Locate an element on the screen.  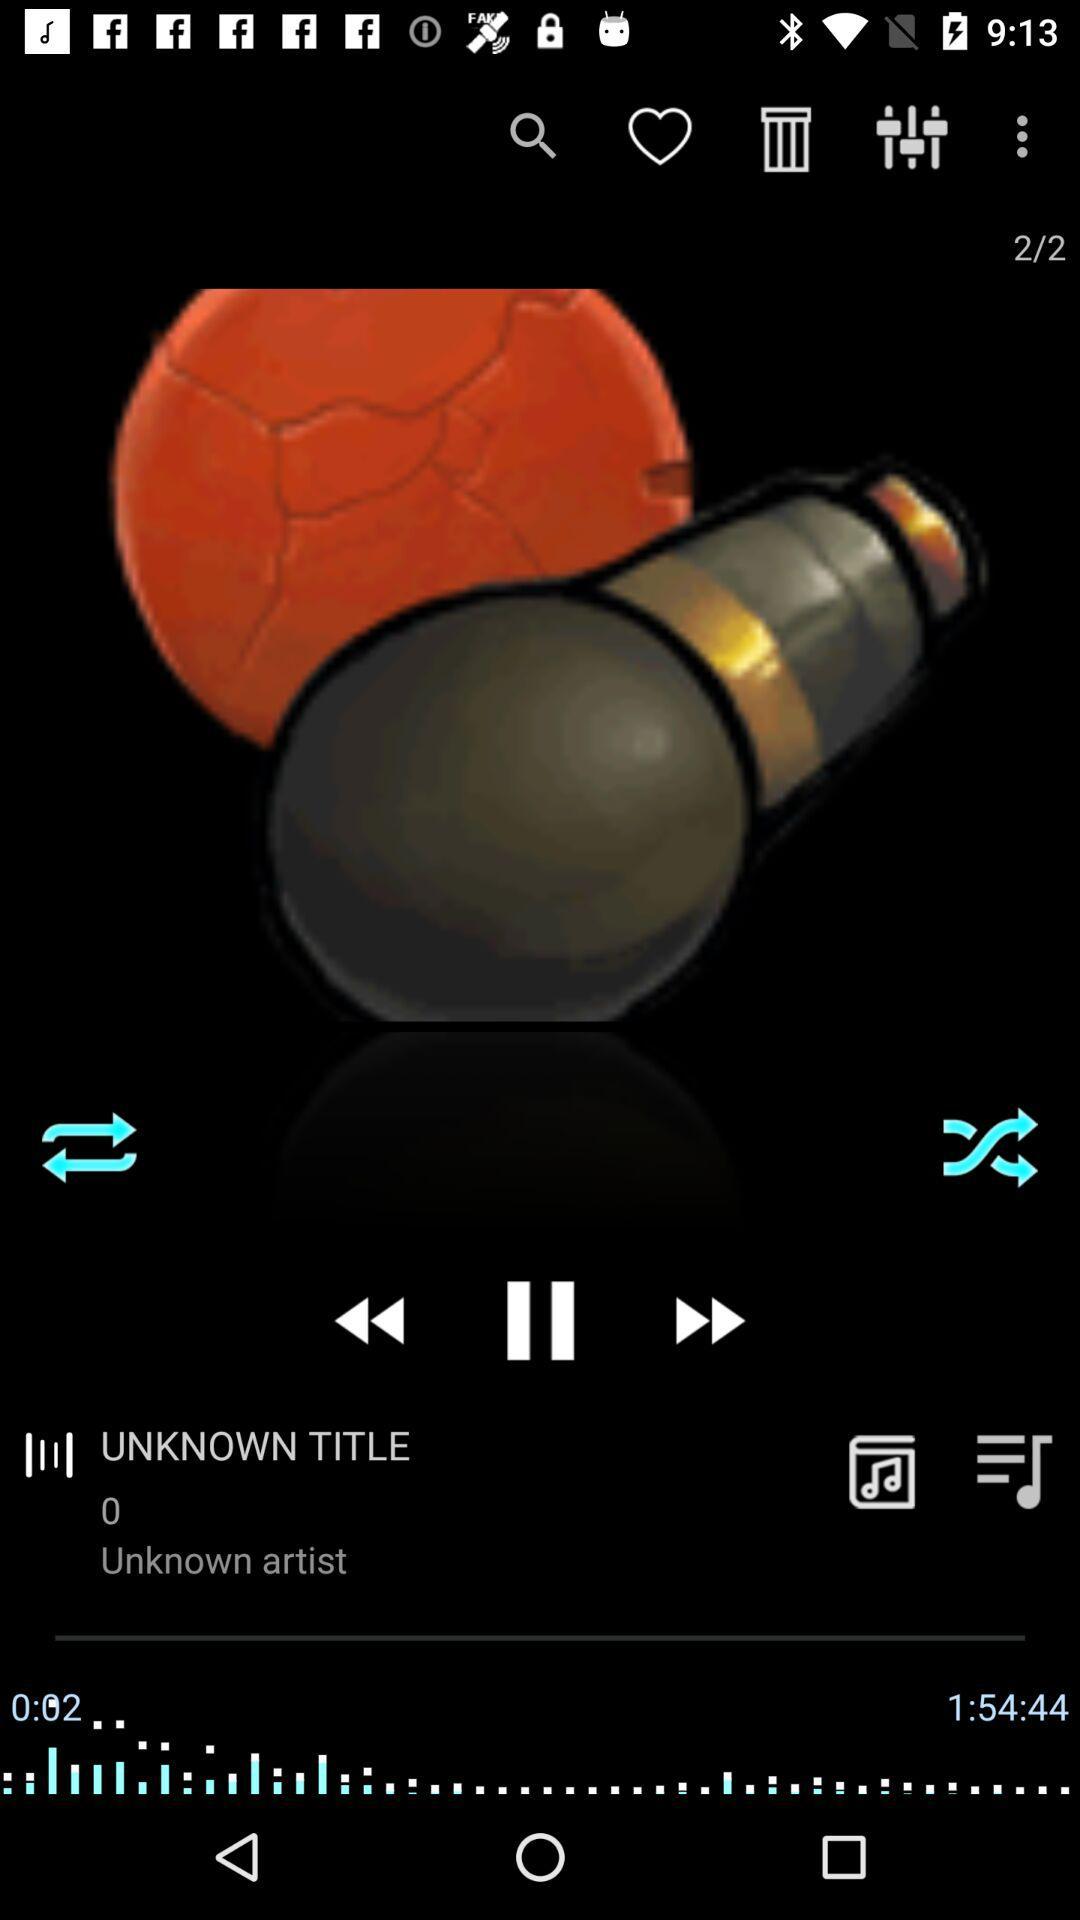
shuffle playlist is located at coordinates (990, 1147).